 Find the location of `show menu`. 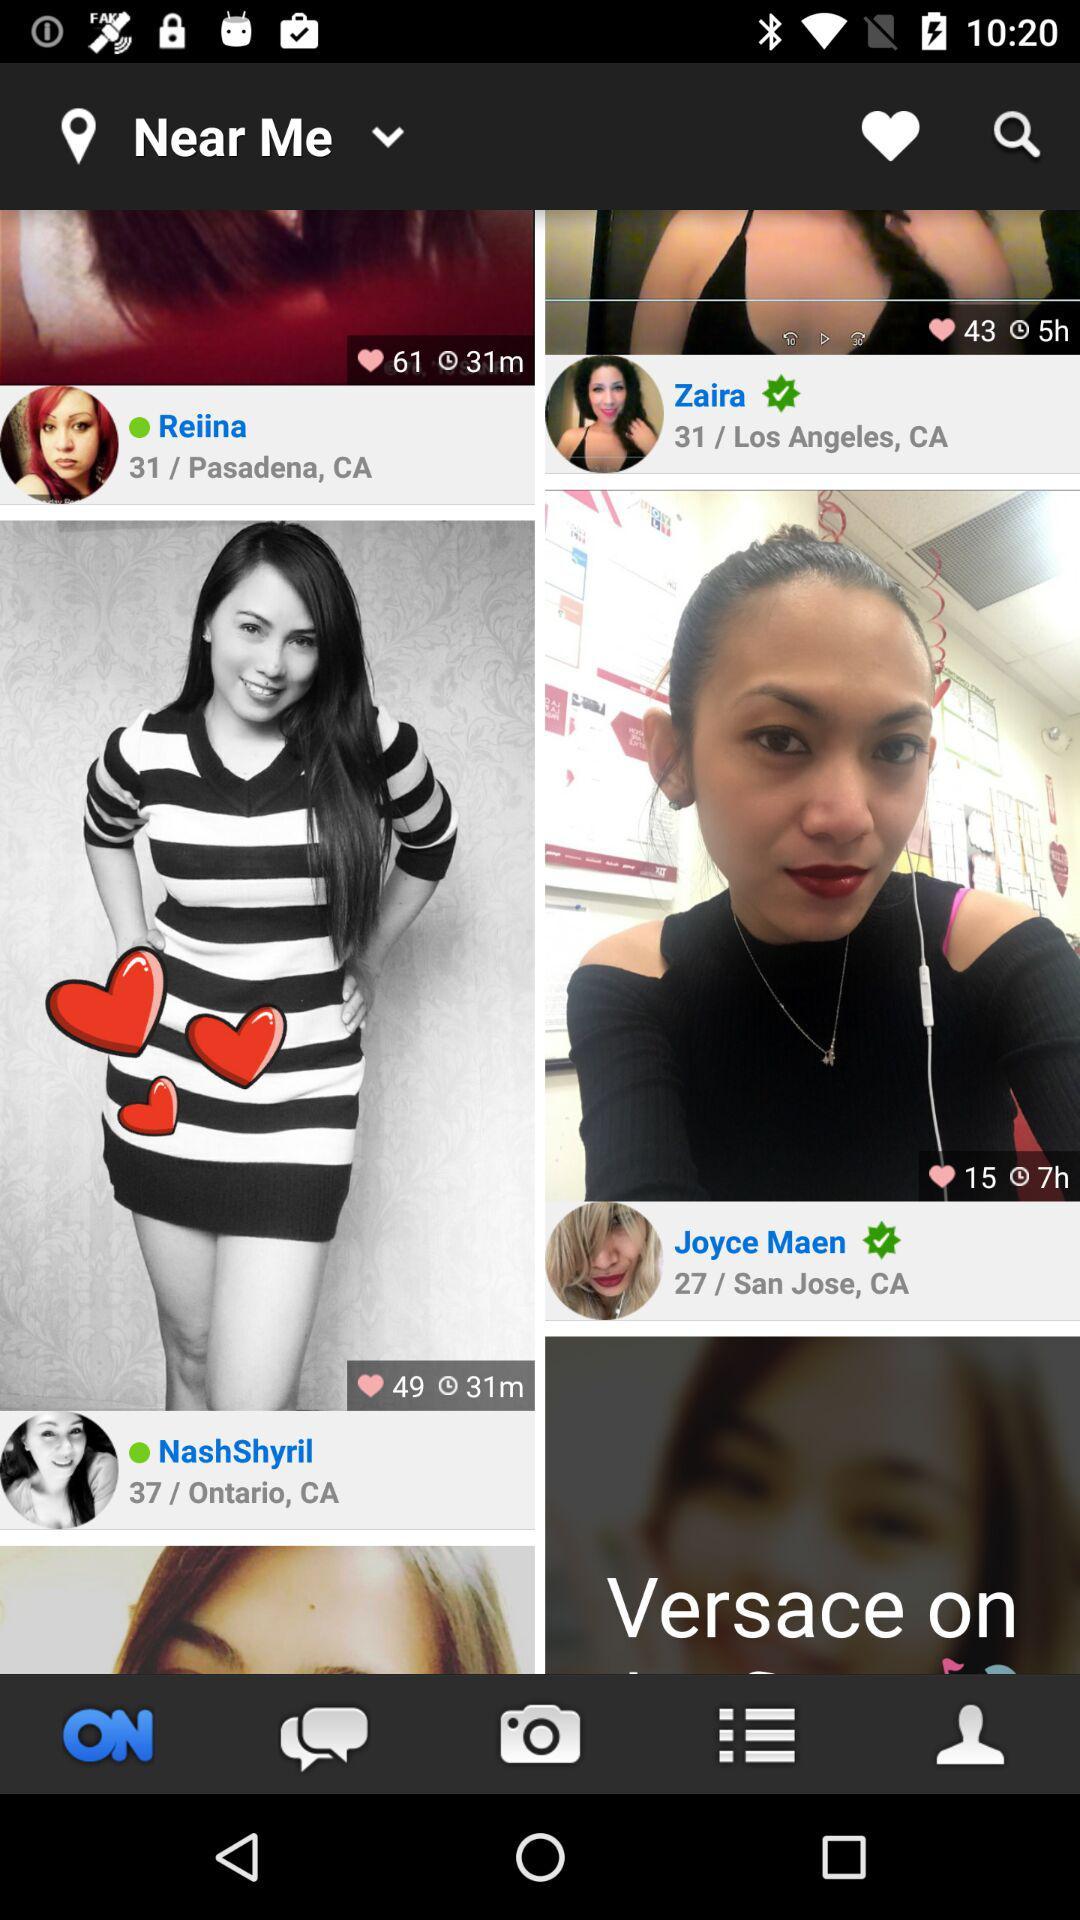

show menu is located at coordinates (756, 1733).